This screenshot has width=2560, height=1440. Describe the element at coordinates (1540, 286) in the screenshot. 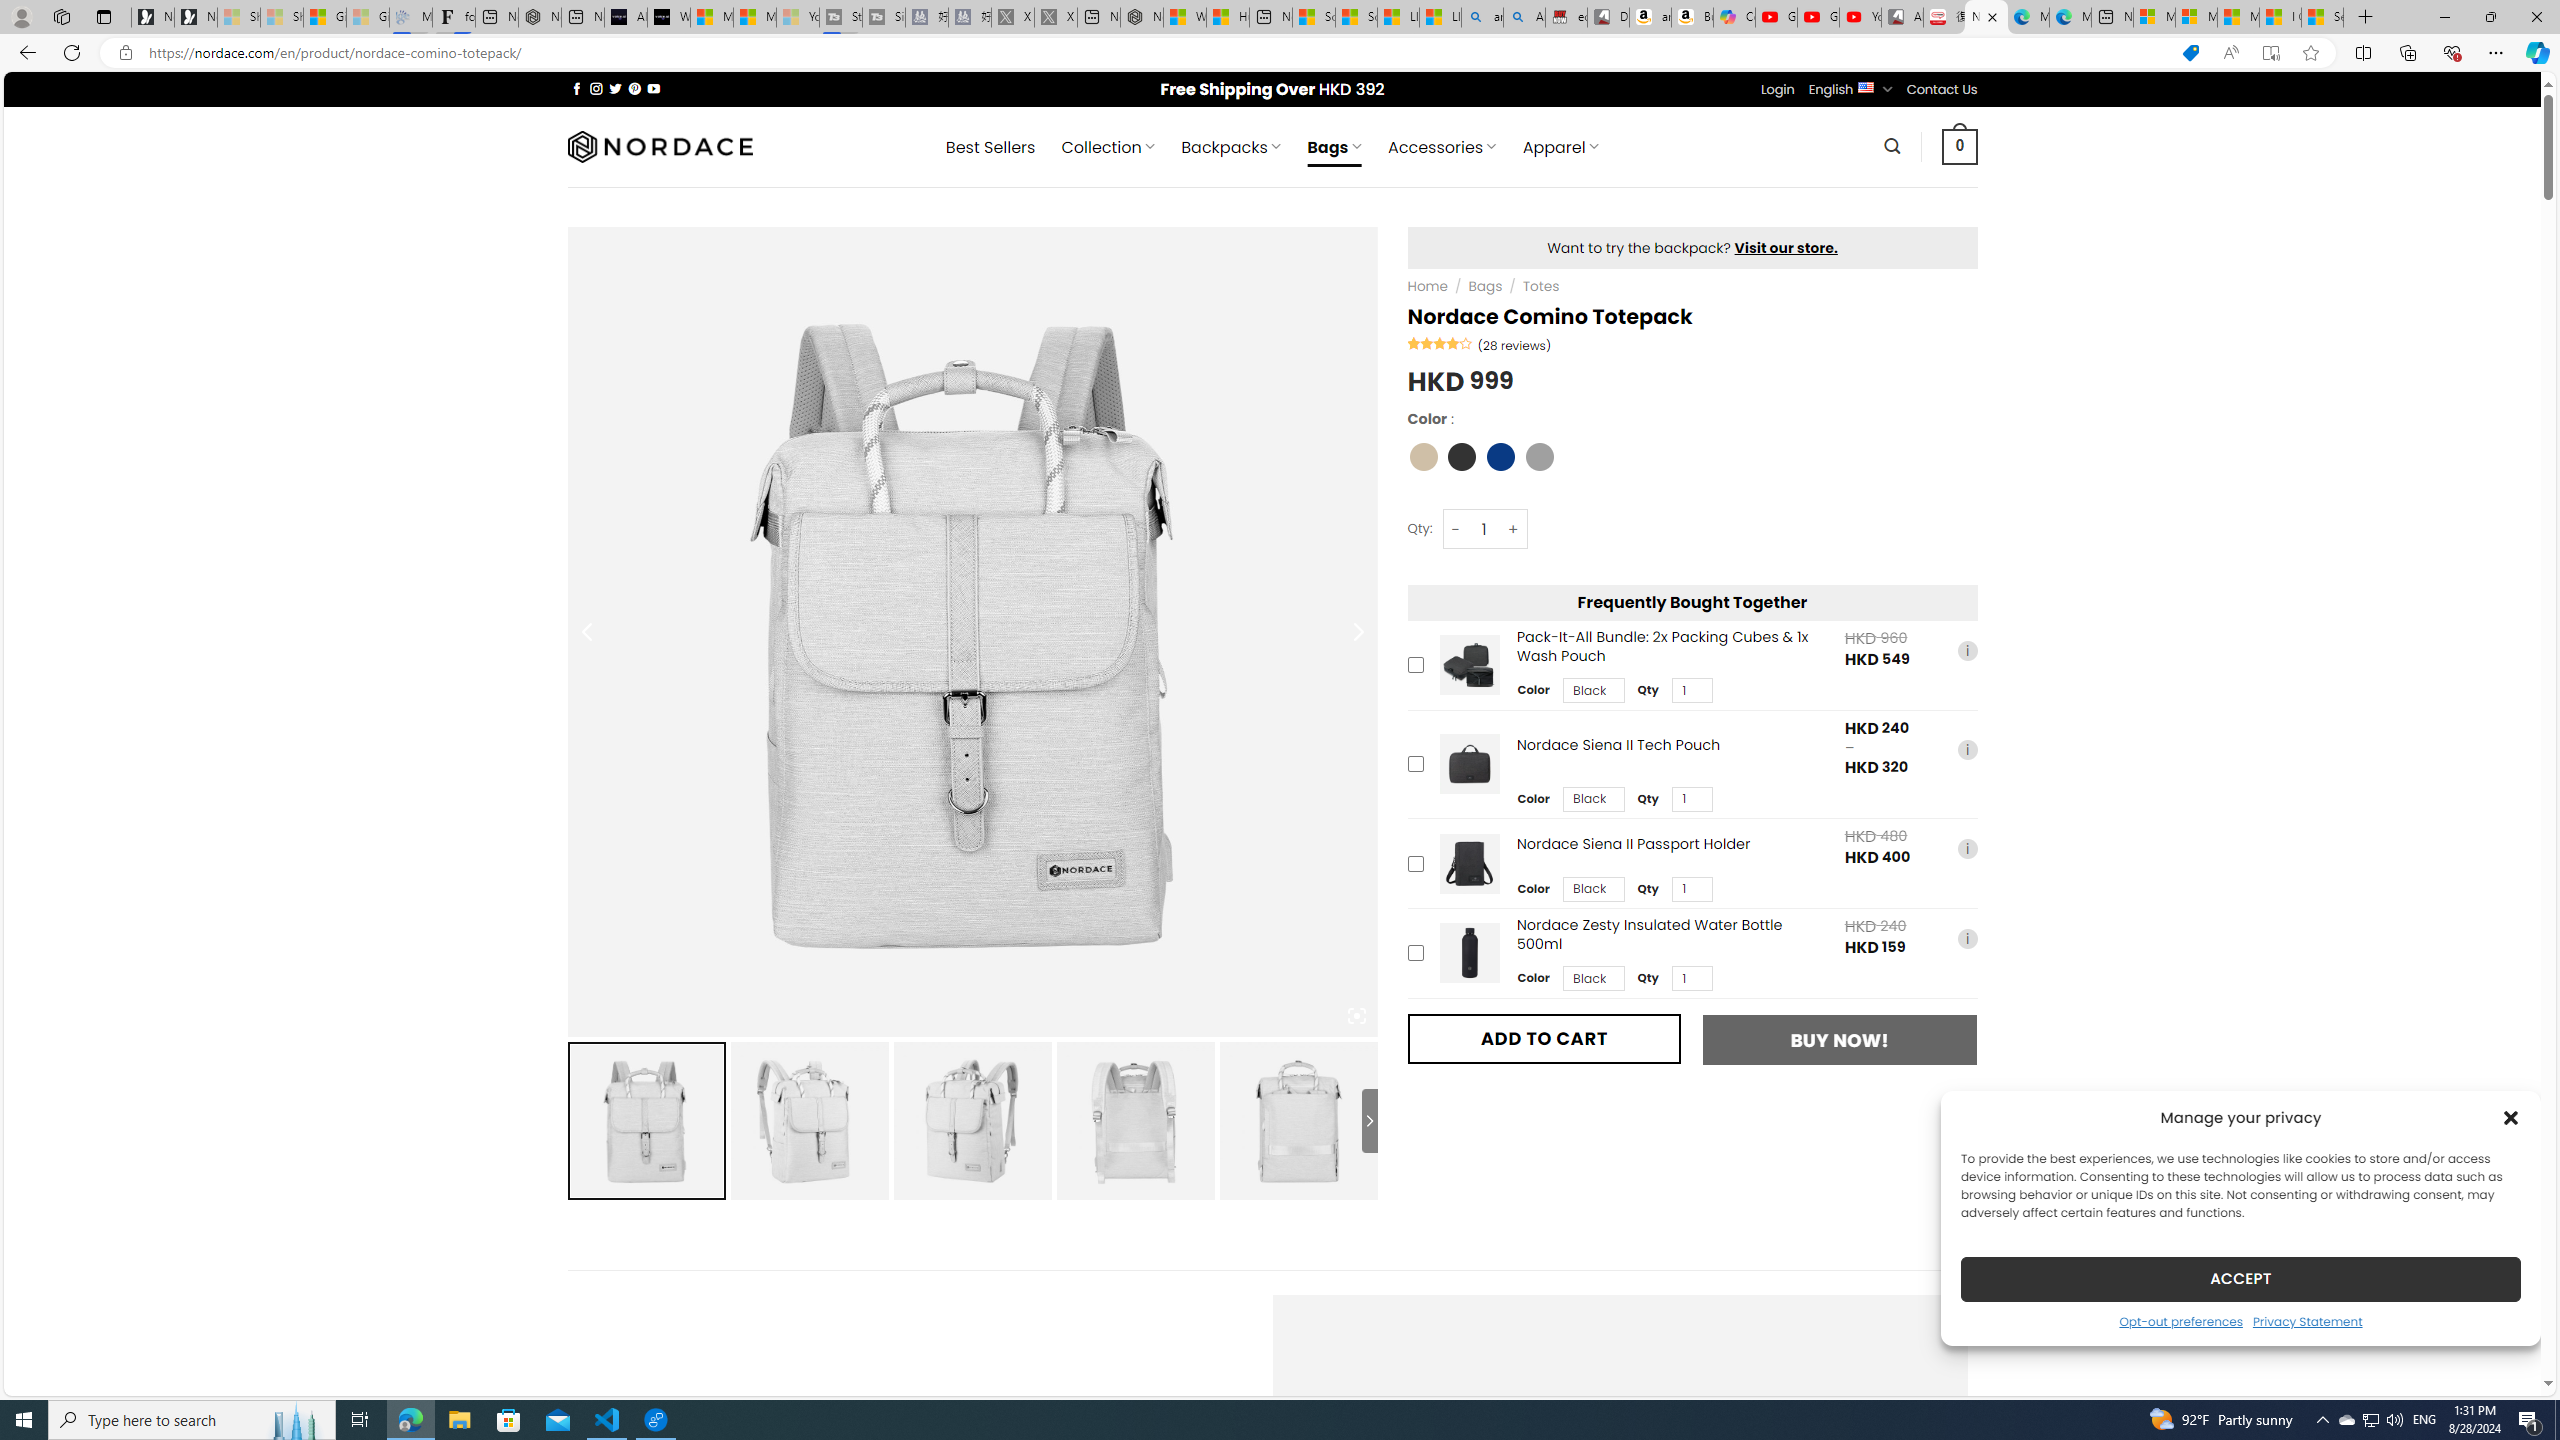

I see `'Totes'` at that location.